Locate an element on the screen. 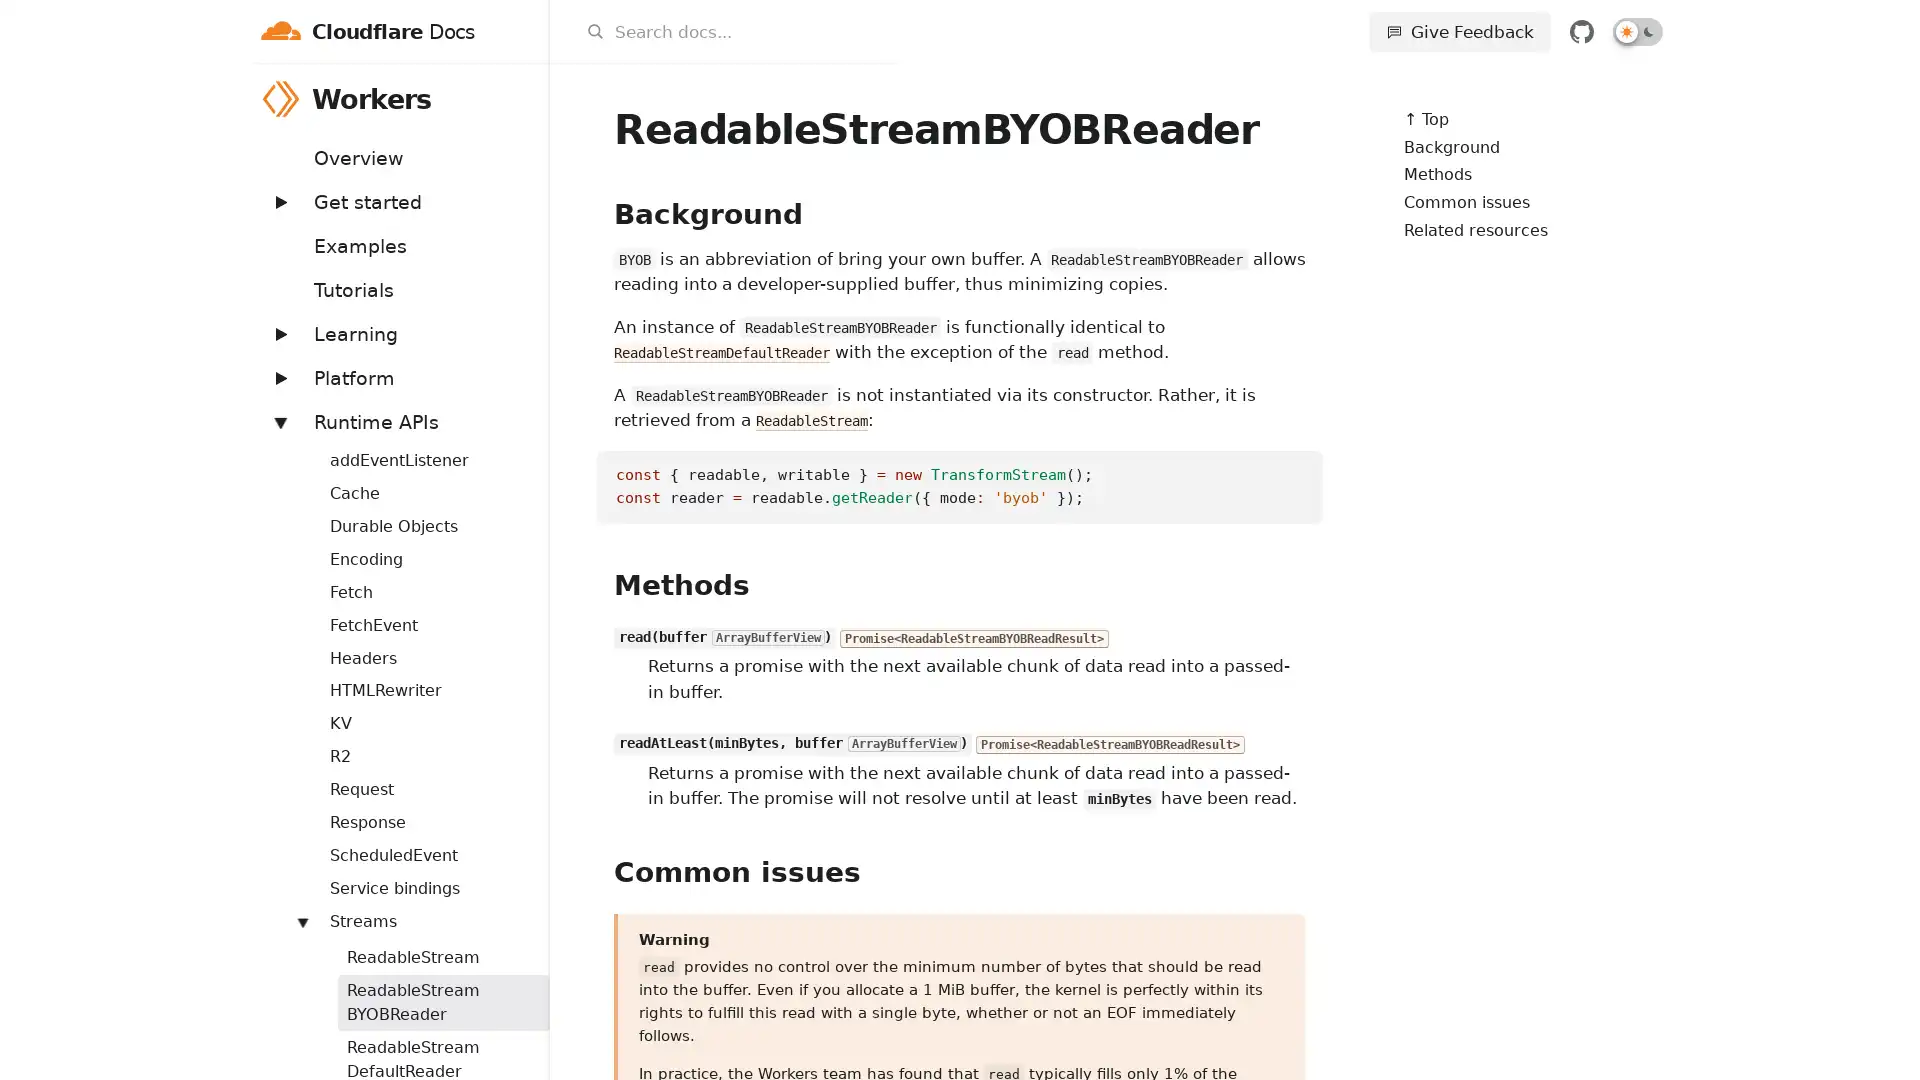 The height and width of the screenshot is (1080, 1920). Give Feedback is located at coordinates (1459, 31).